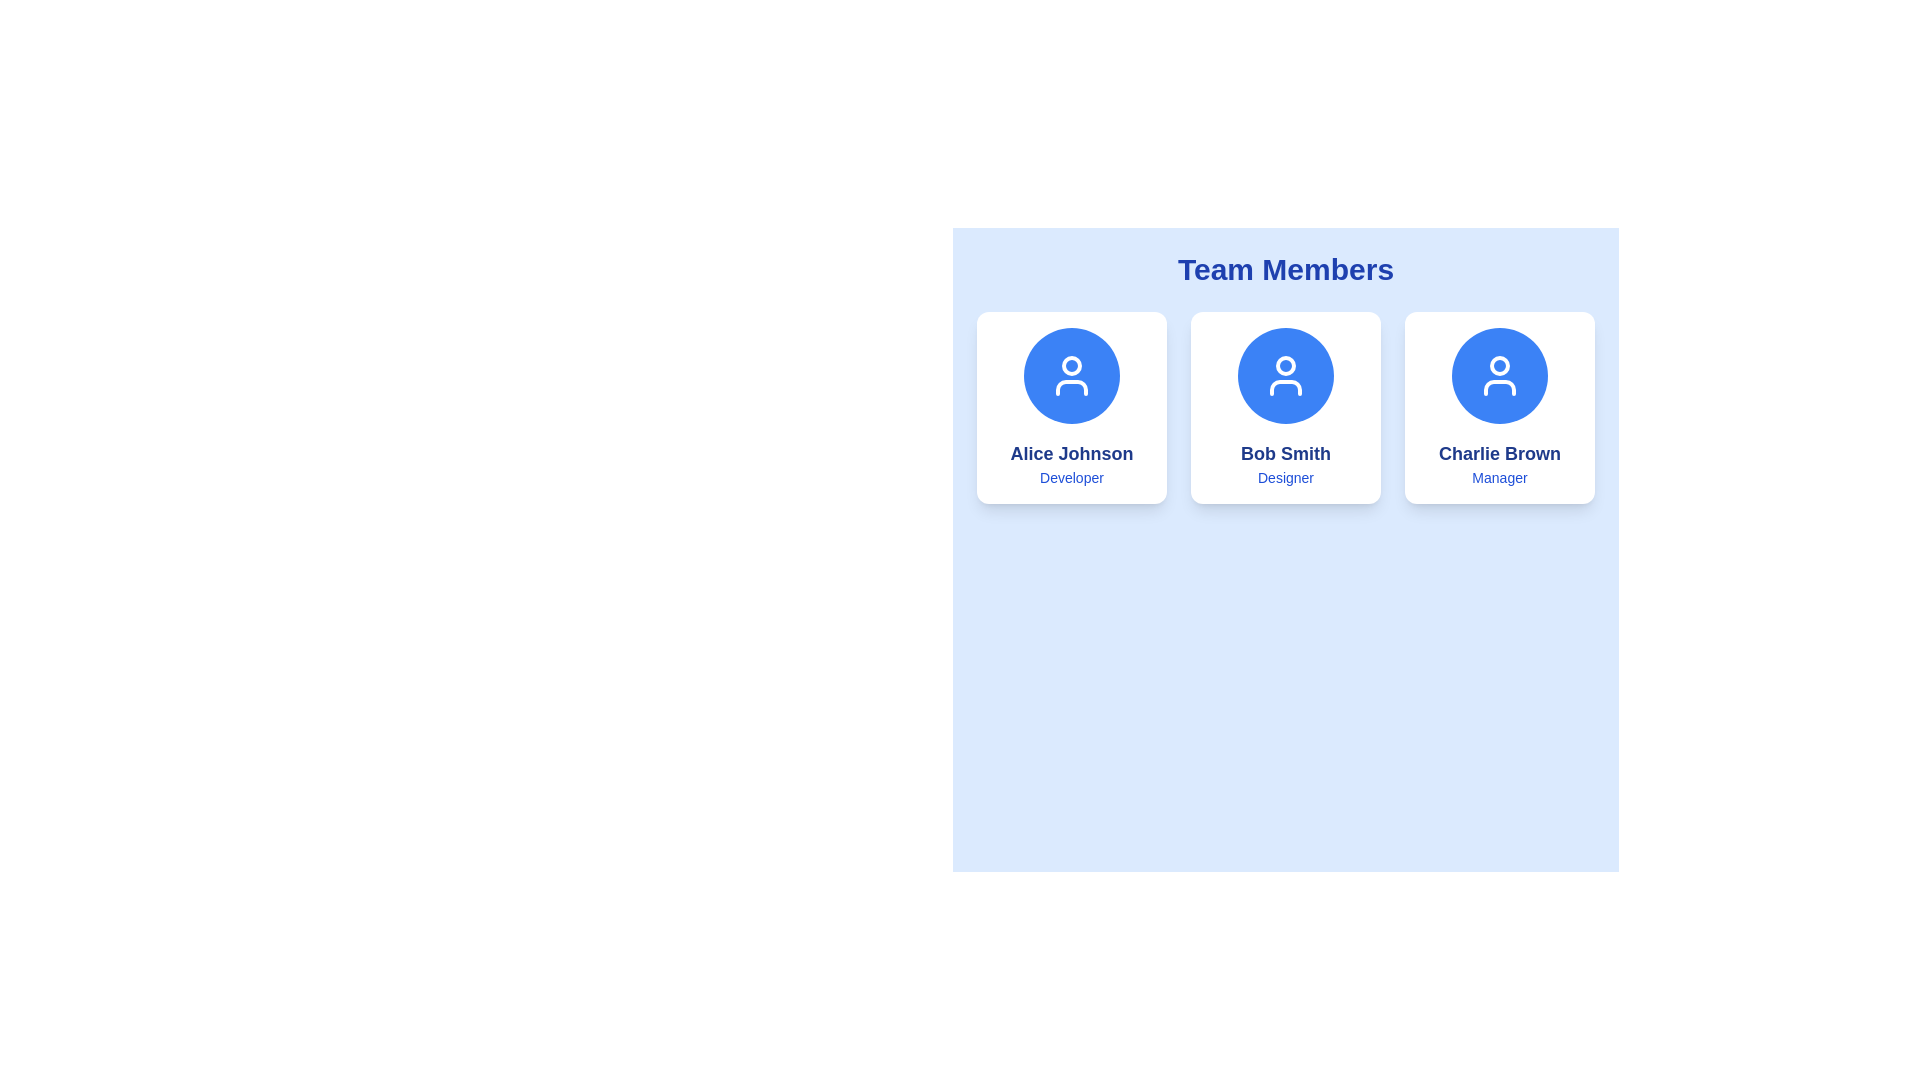 The height and width of the screenshot is (1080, 1920). I want to click on the small filled circle representing a user in the Charlie Brown profile card, which is located at the top center of the user icon, so click(1499, 366).